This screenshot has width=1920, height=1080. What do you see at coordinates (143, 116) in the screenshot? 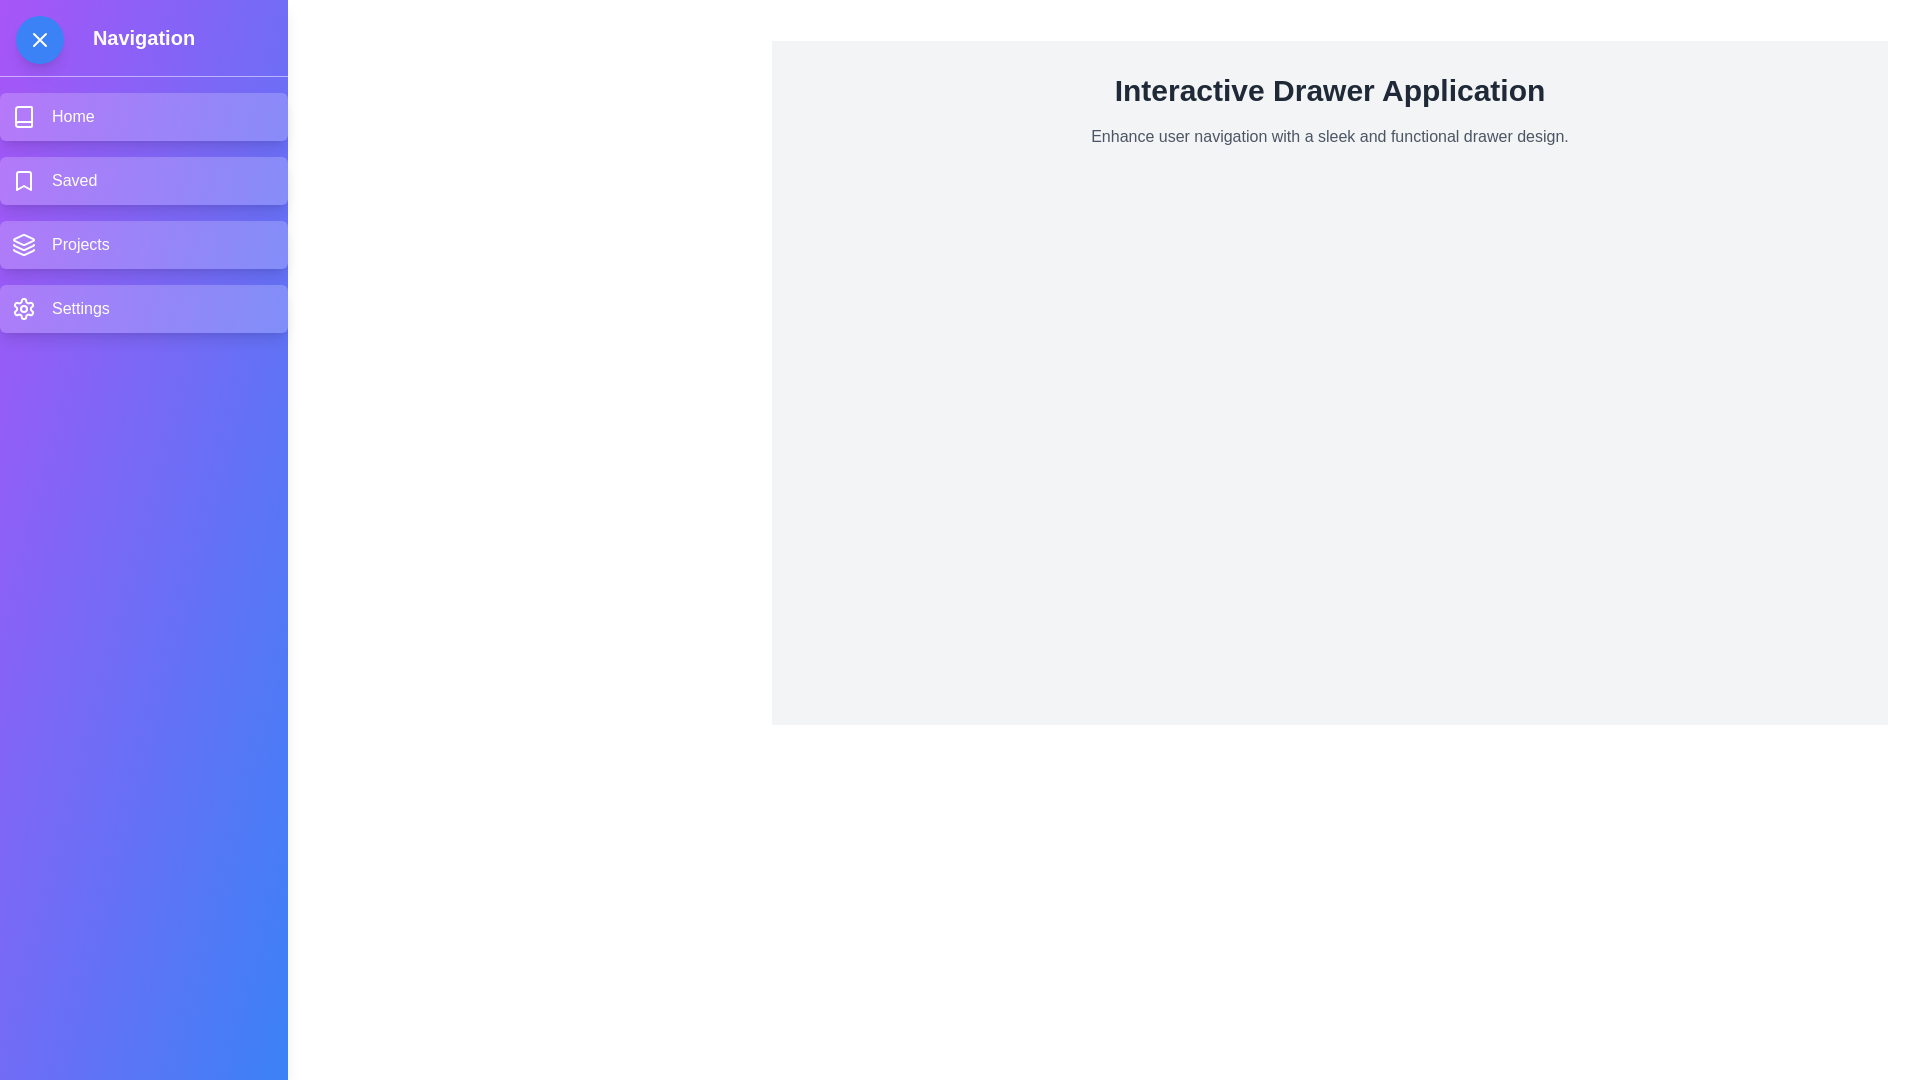
I see `the menu item labeled Home in the drawer` at bounding box center [143, 116].